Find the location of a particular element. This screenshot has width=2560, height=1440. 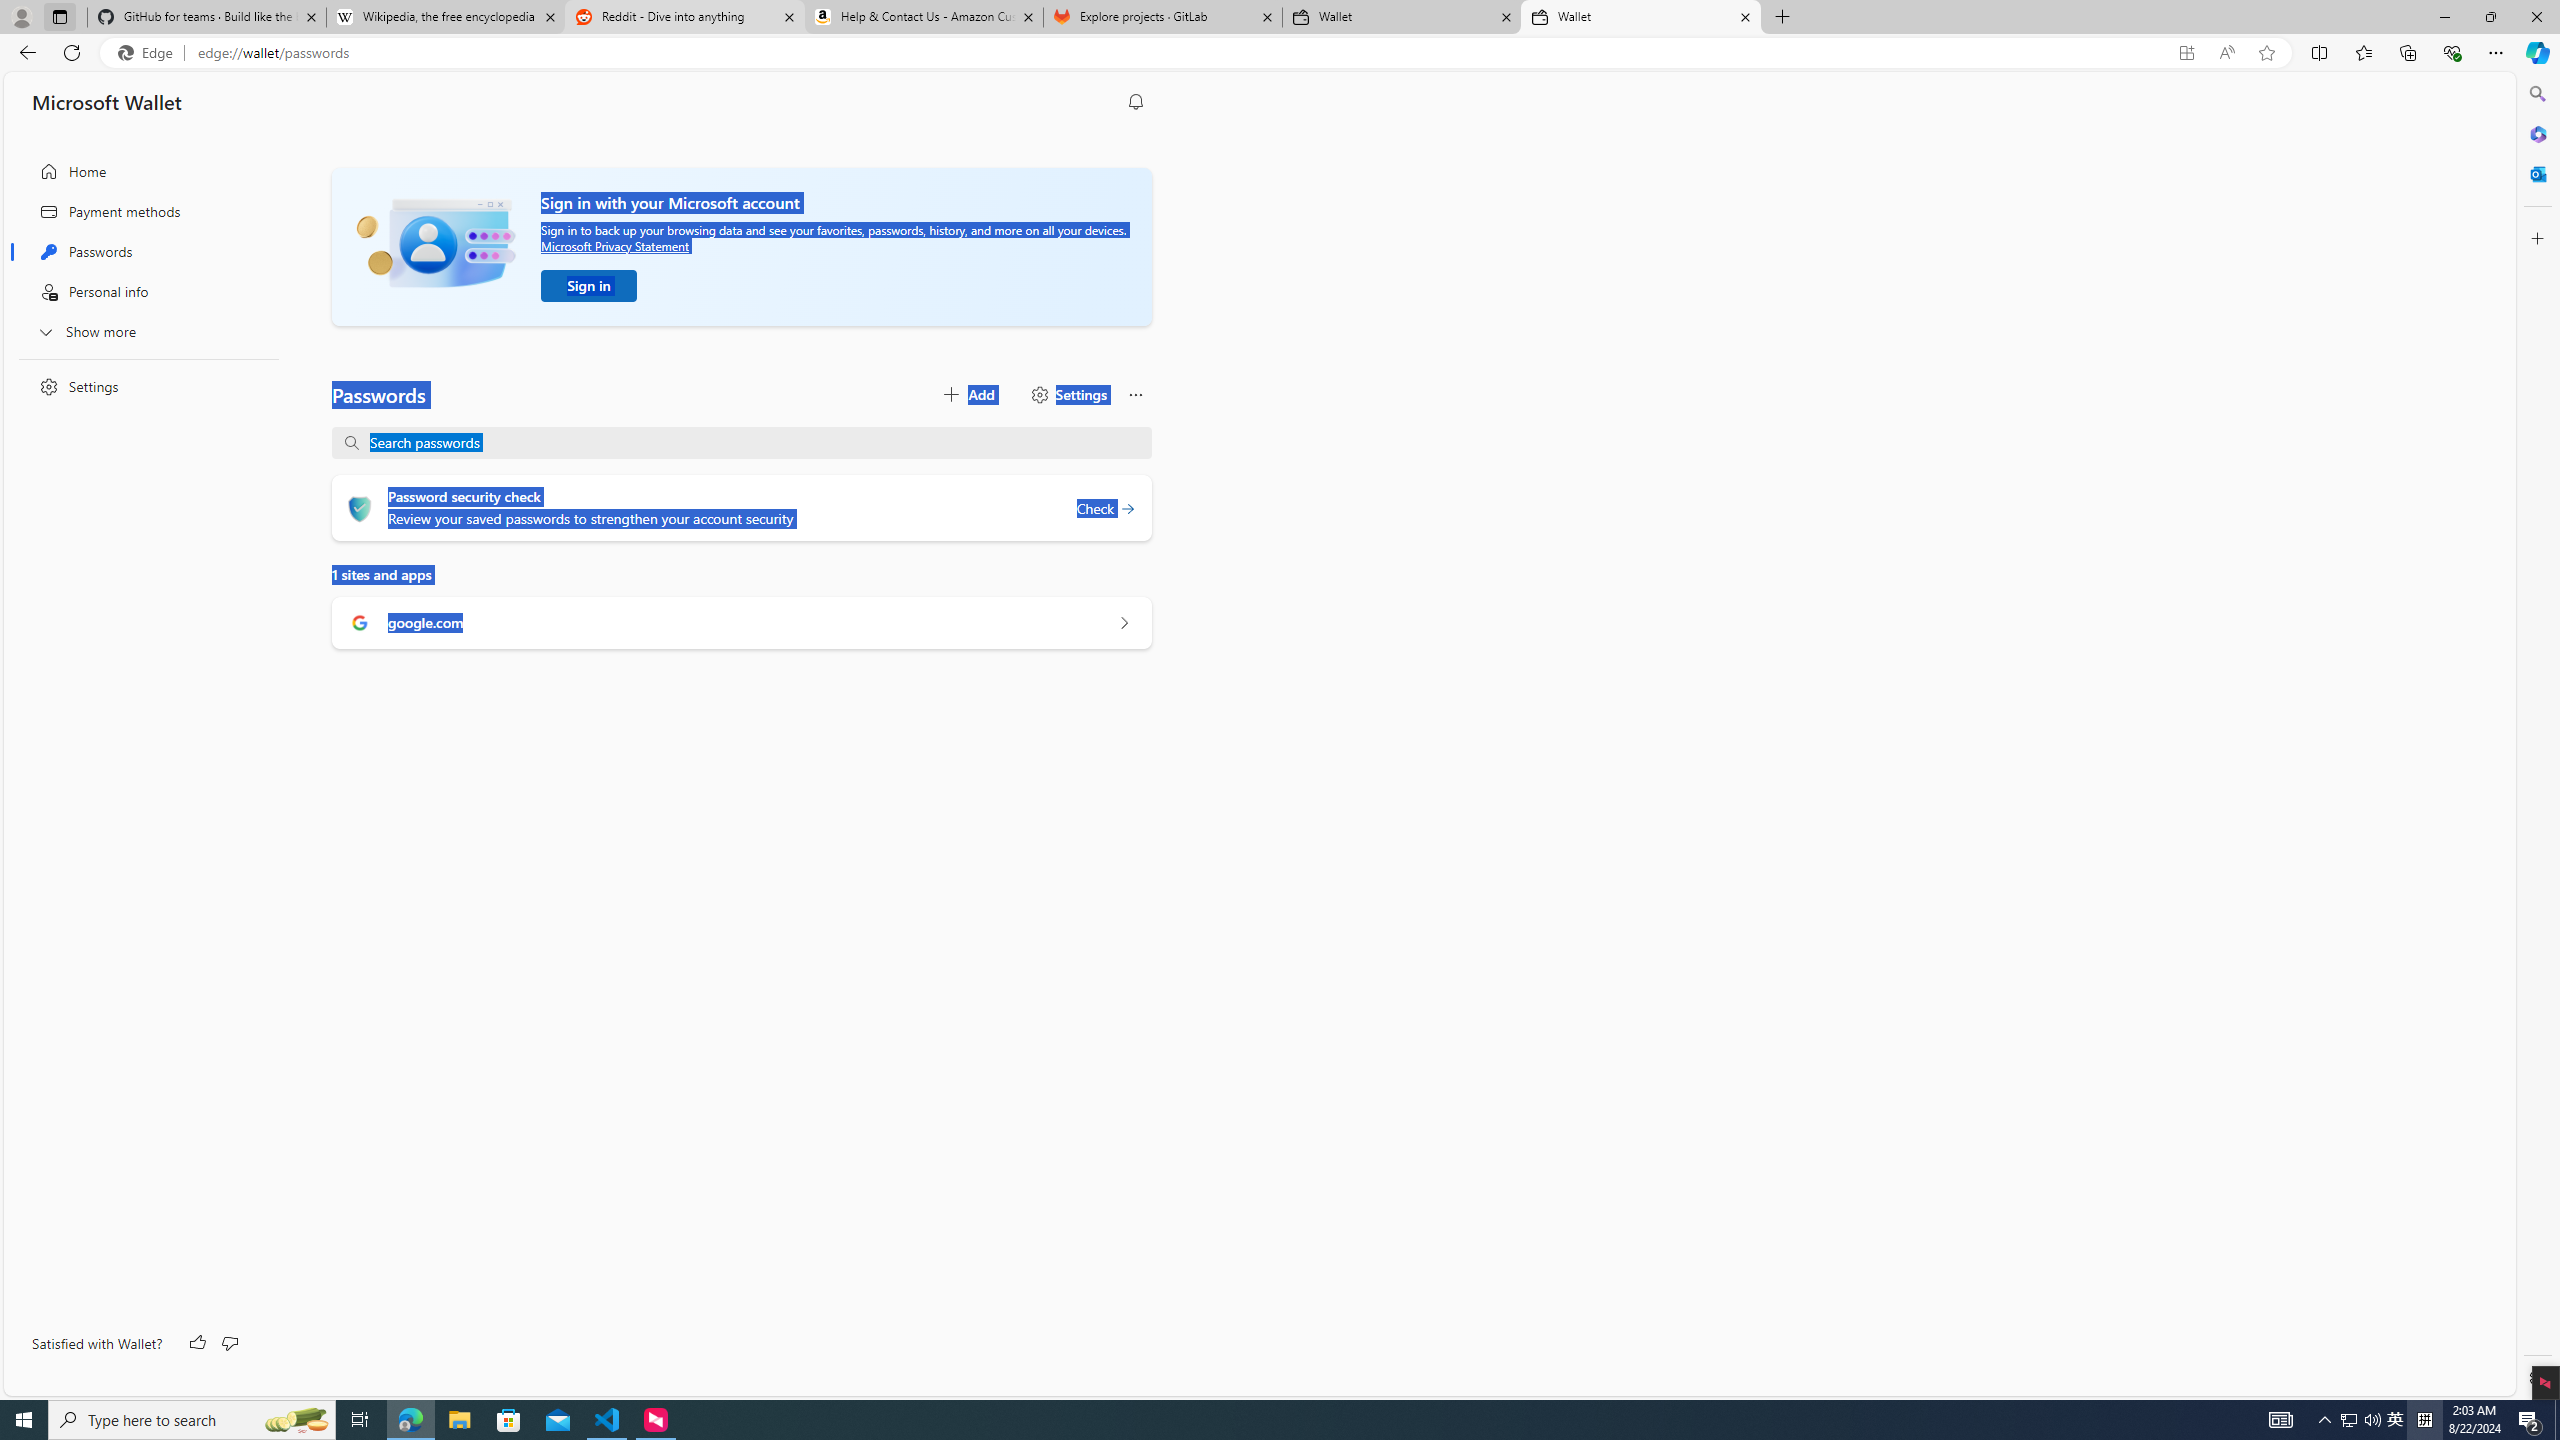

'Add' is located at coordinates (966, 394).